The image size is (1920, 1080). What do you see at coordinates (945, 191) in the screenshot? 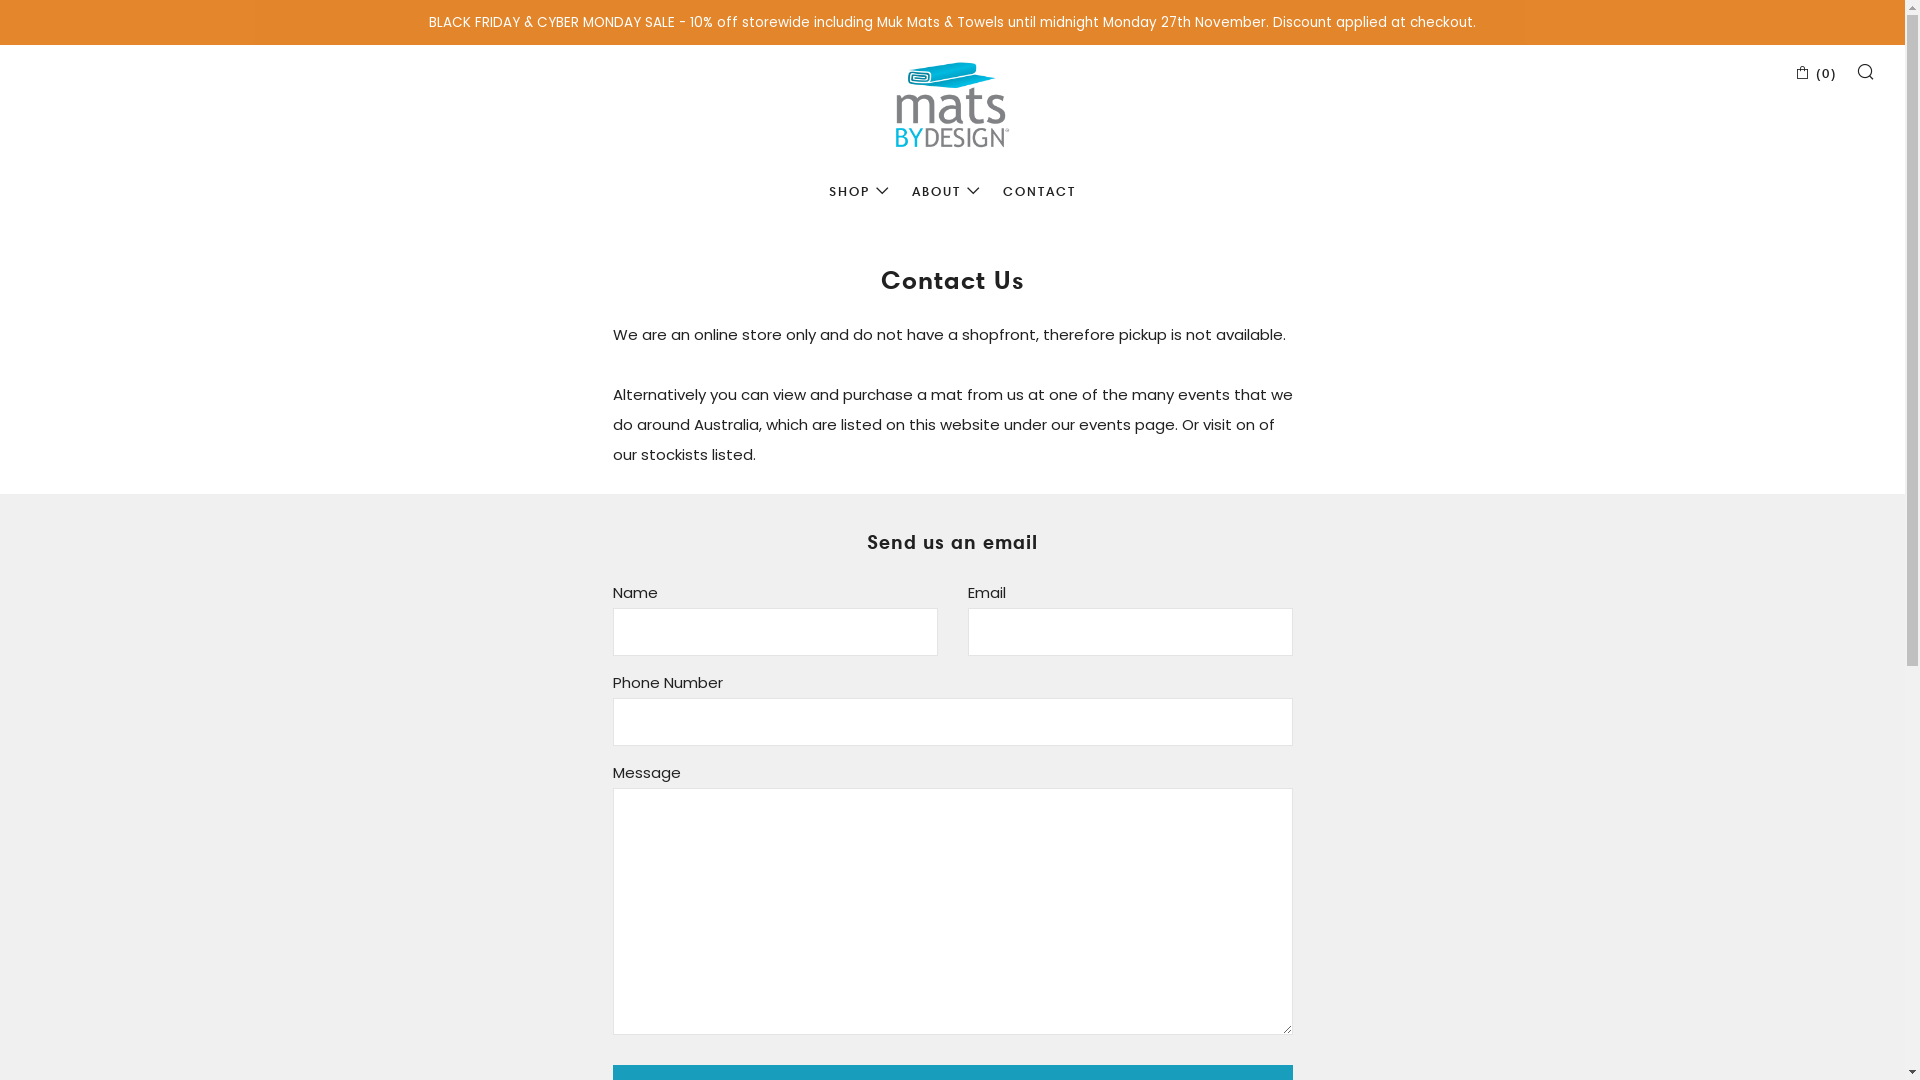
I see `'ABOUT'` at bounding box center [945, 191].